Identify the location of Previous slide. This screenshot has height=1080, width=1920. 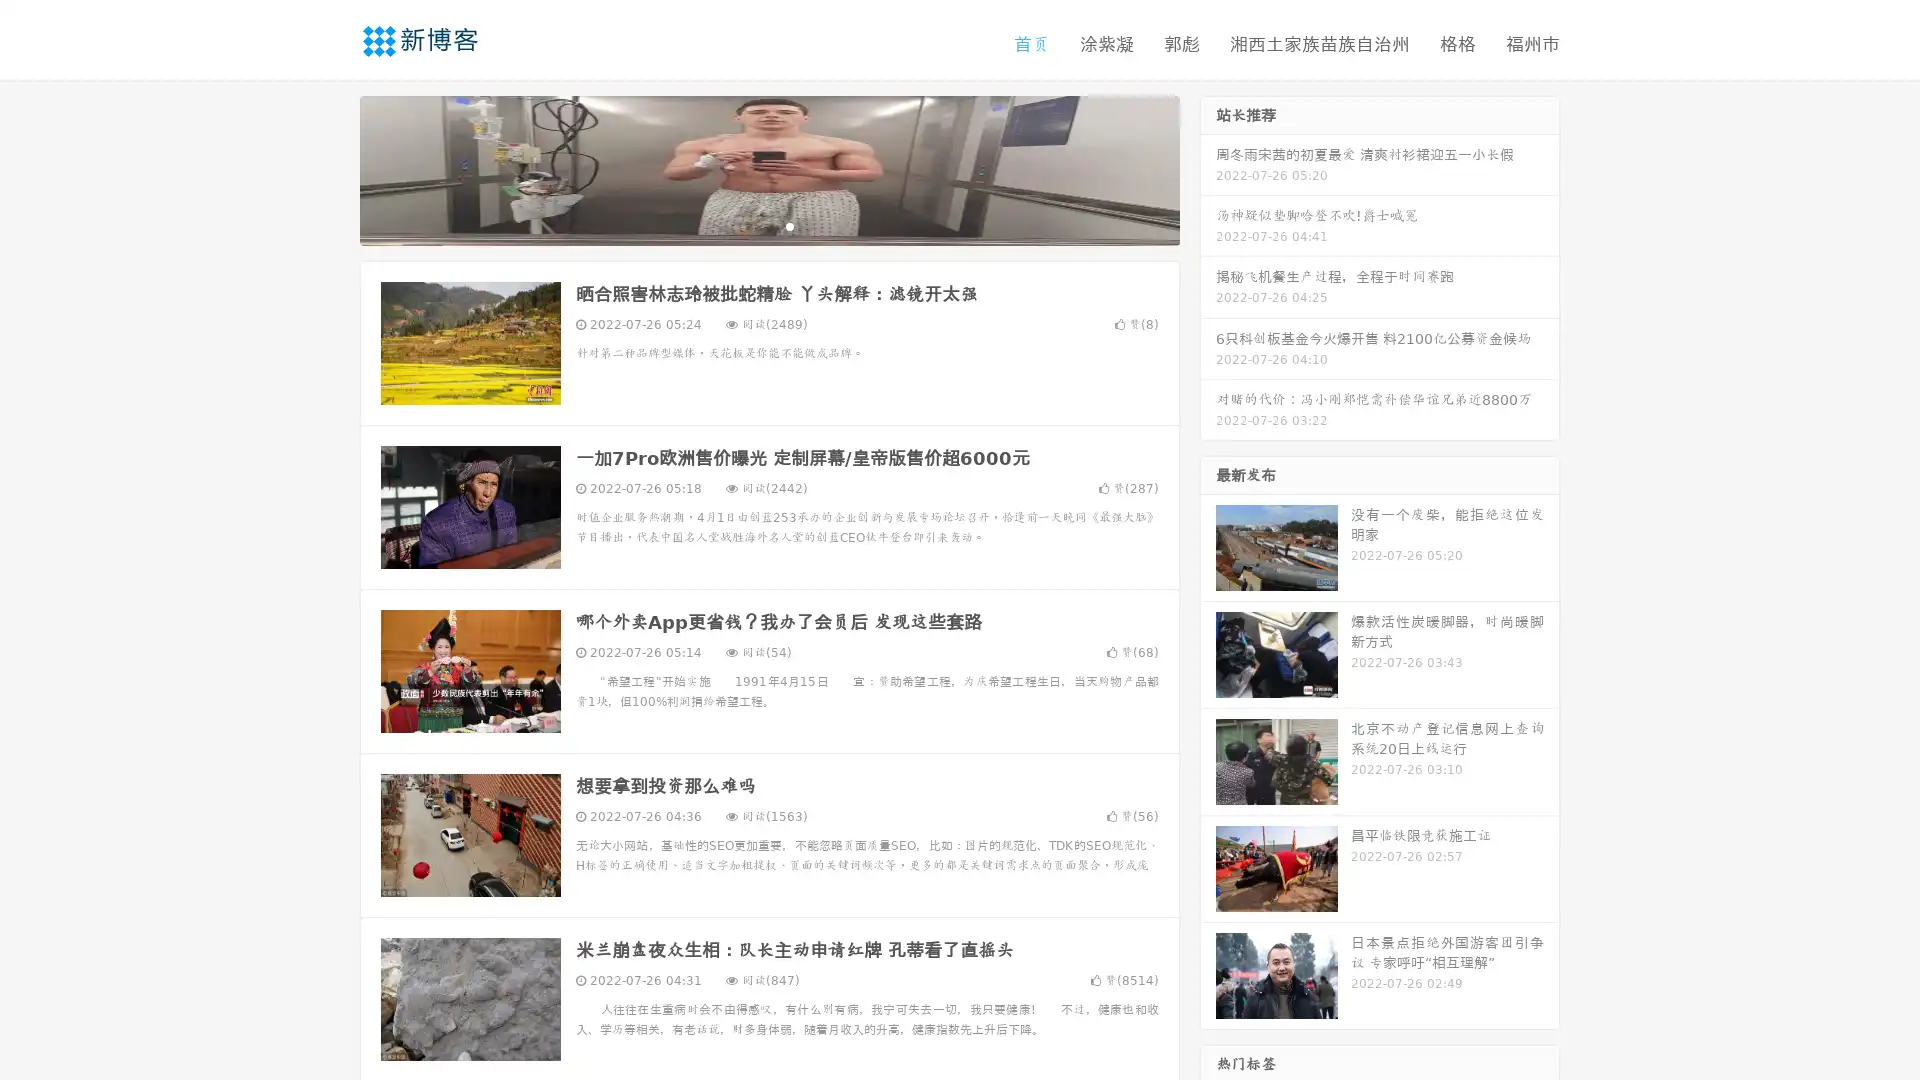
(330, 168).